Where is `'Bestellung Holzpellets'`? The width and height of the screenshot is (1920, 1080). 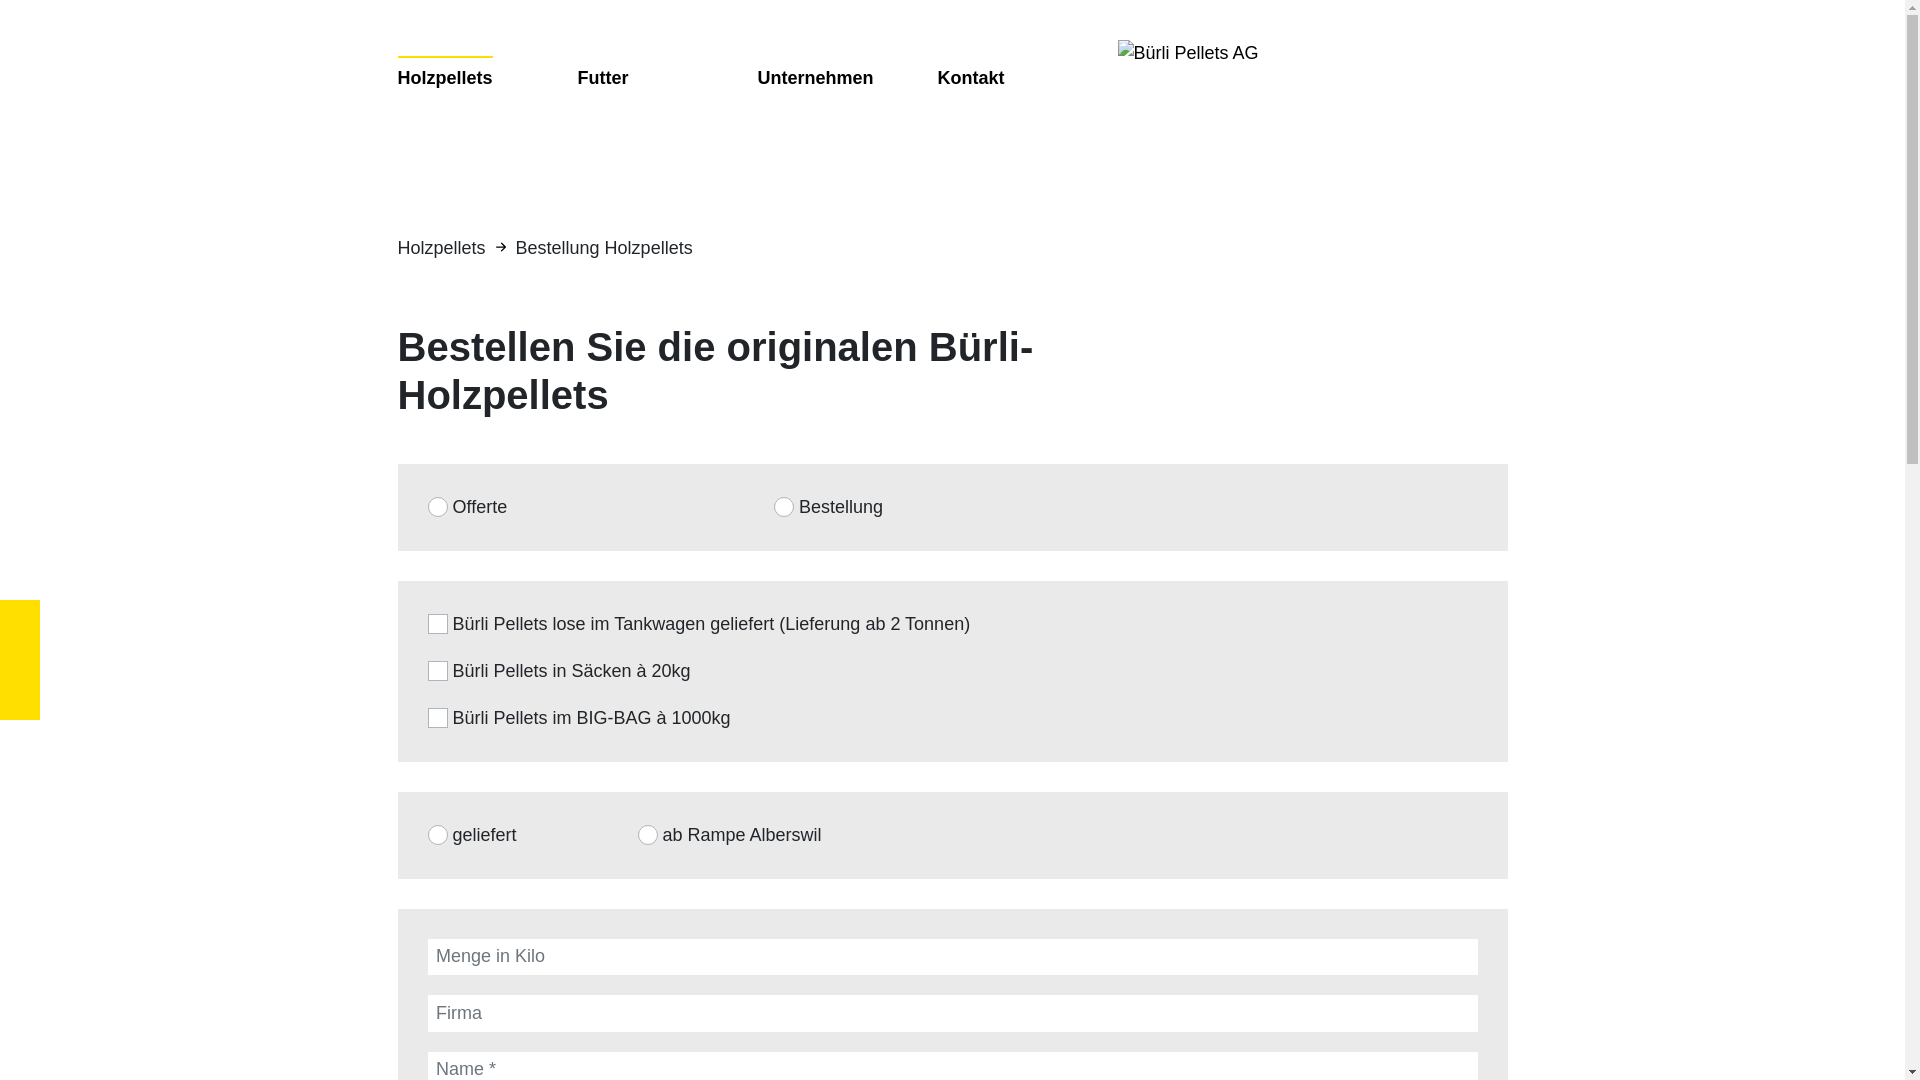
'Bestellung Holzpellets' is located at coordinates (603, 246).